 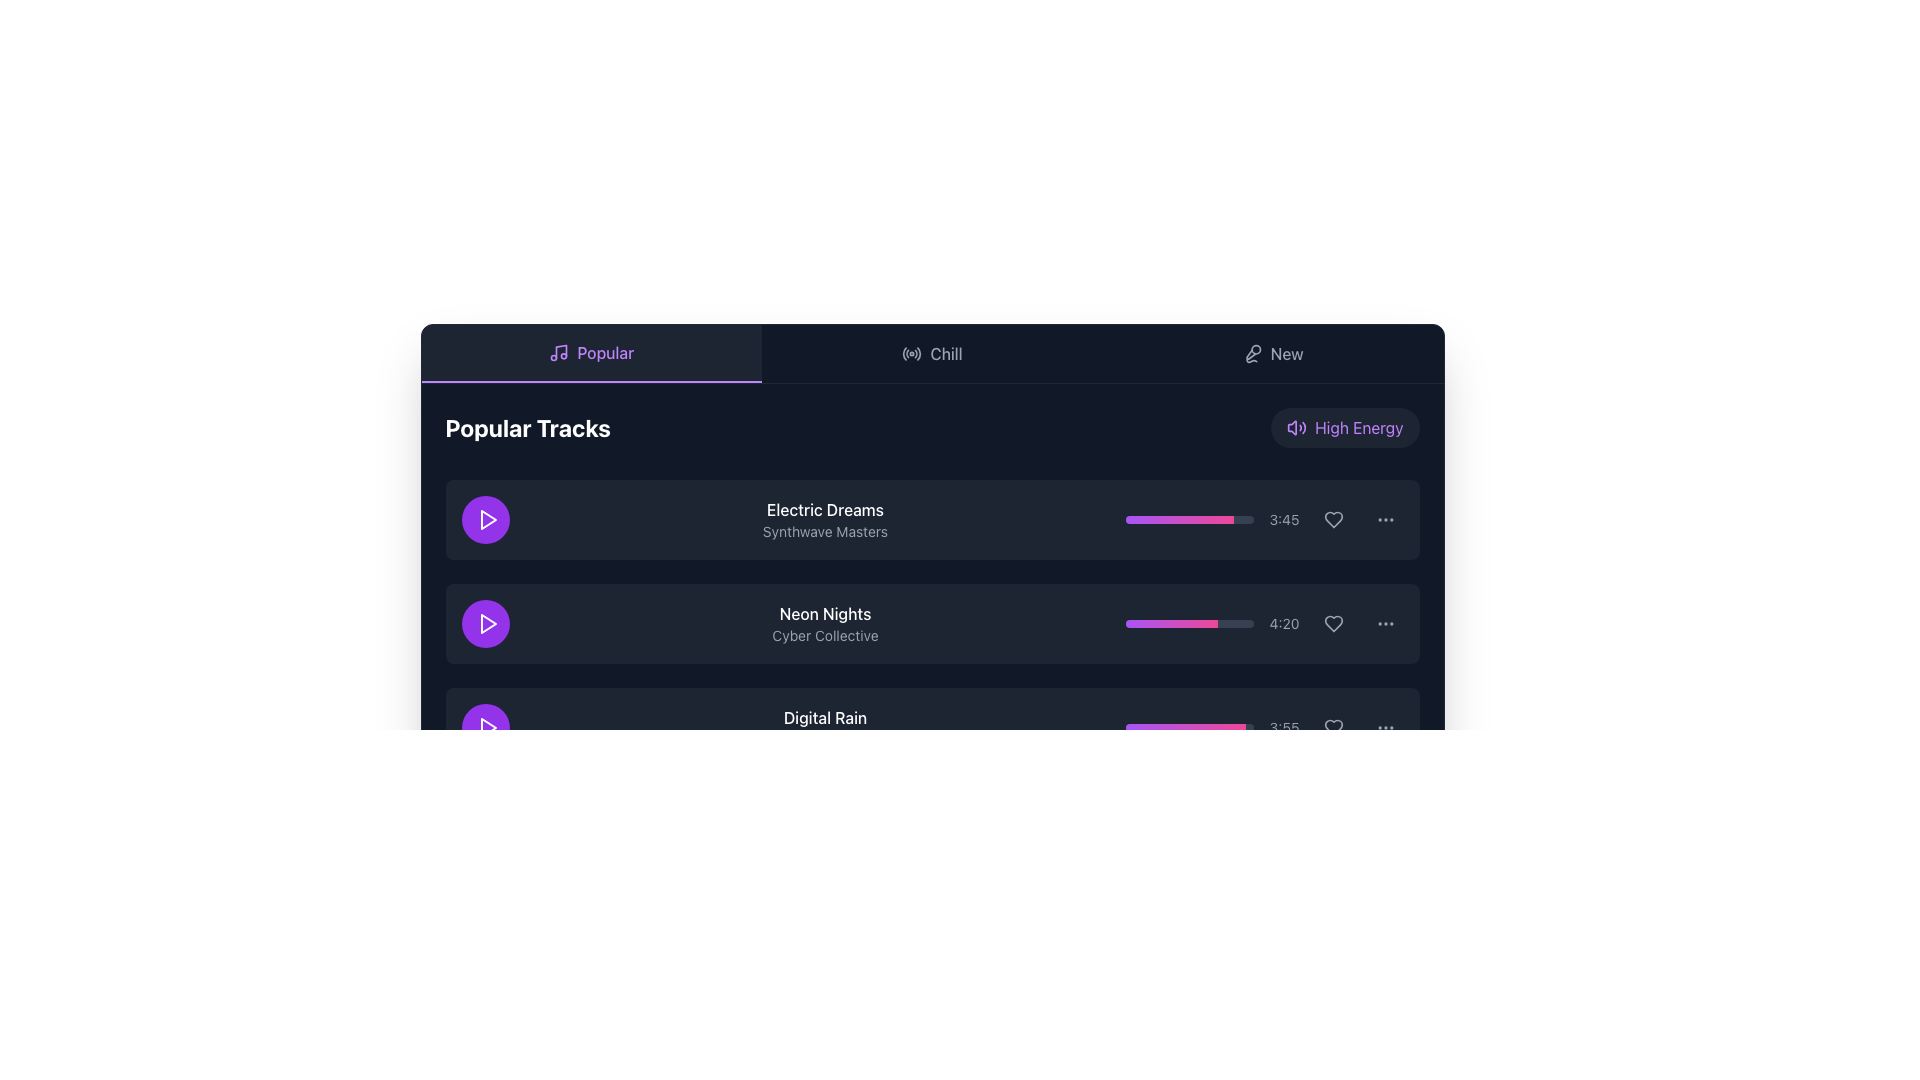 What do you see at coordinates (1297, 427) in the screenshot?
I see `the sound icon located at the top-right corner of the interface, next` at bounding box center [1297, 427].